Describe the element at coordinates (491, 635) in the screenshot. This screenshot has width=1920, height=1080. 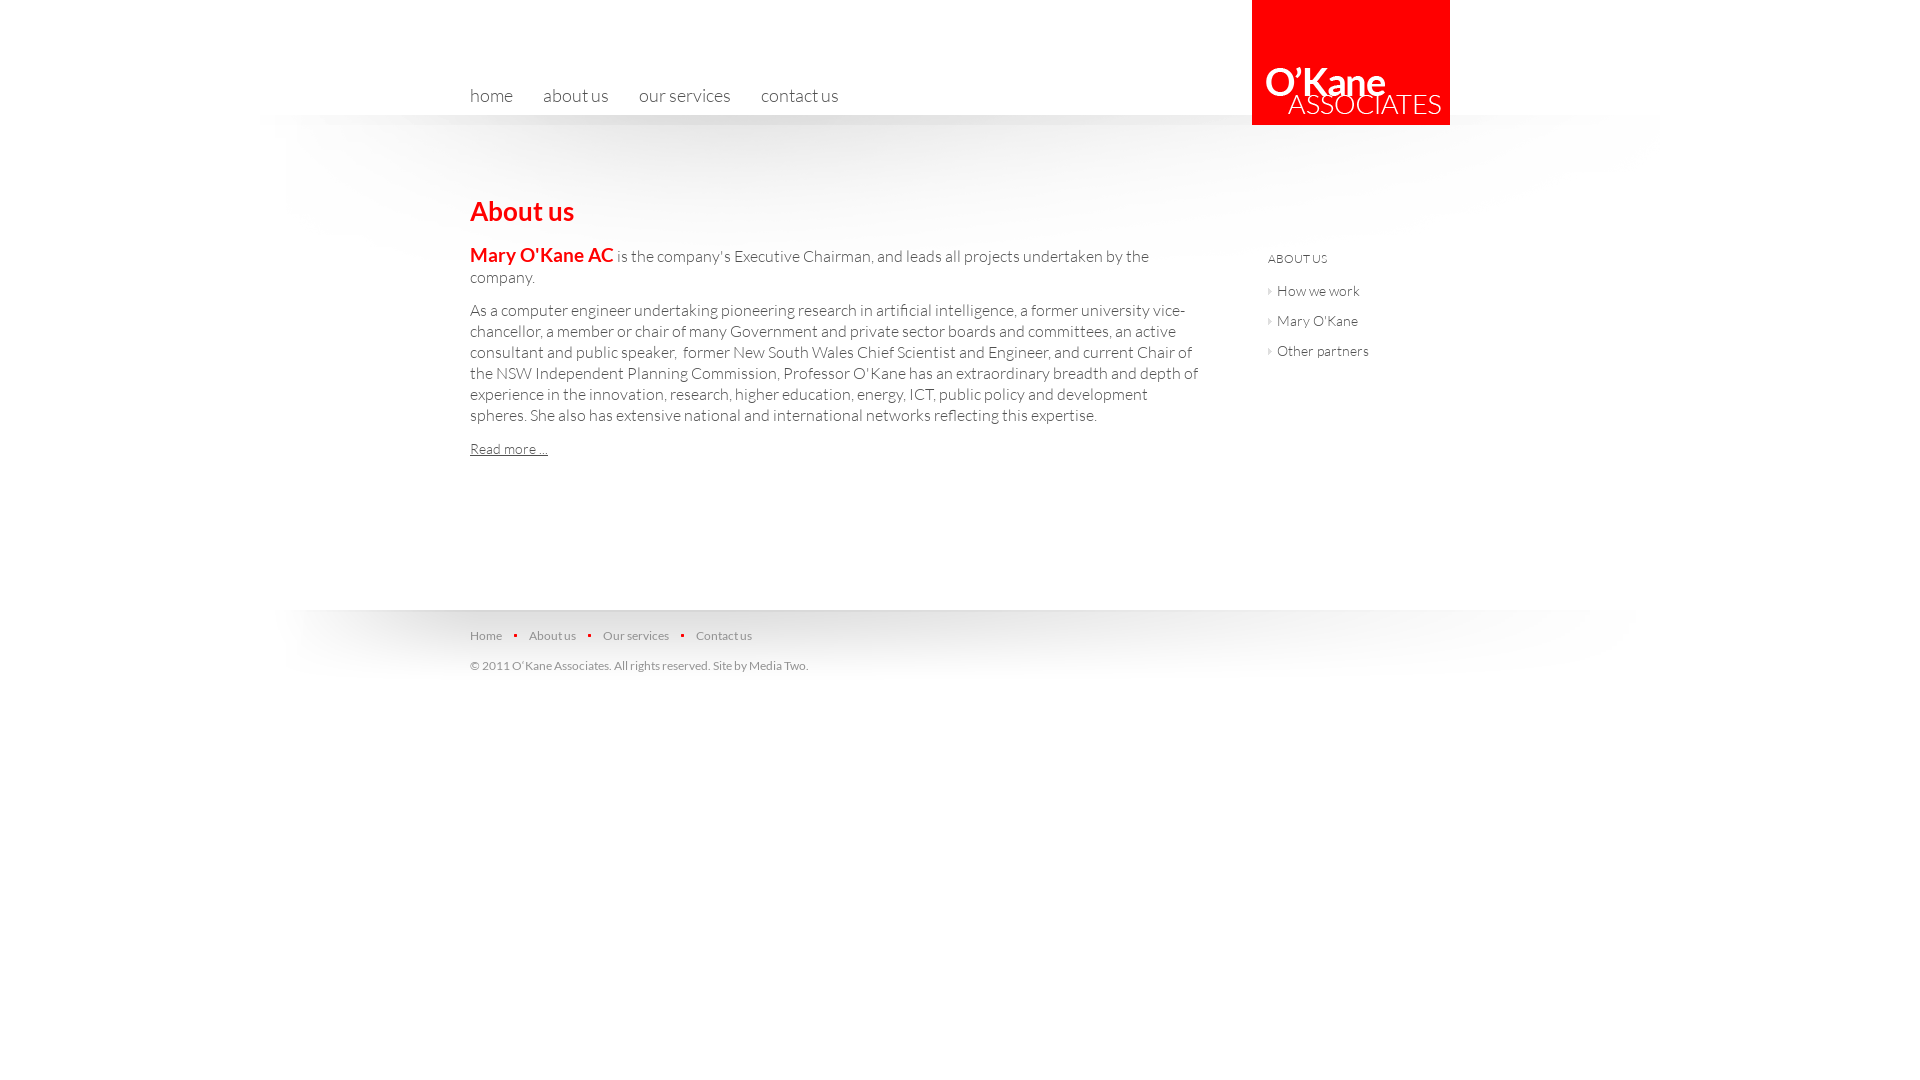
I see `'Home'` at that location.